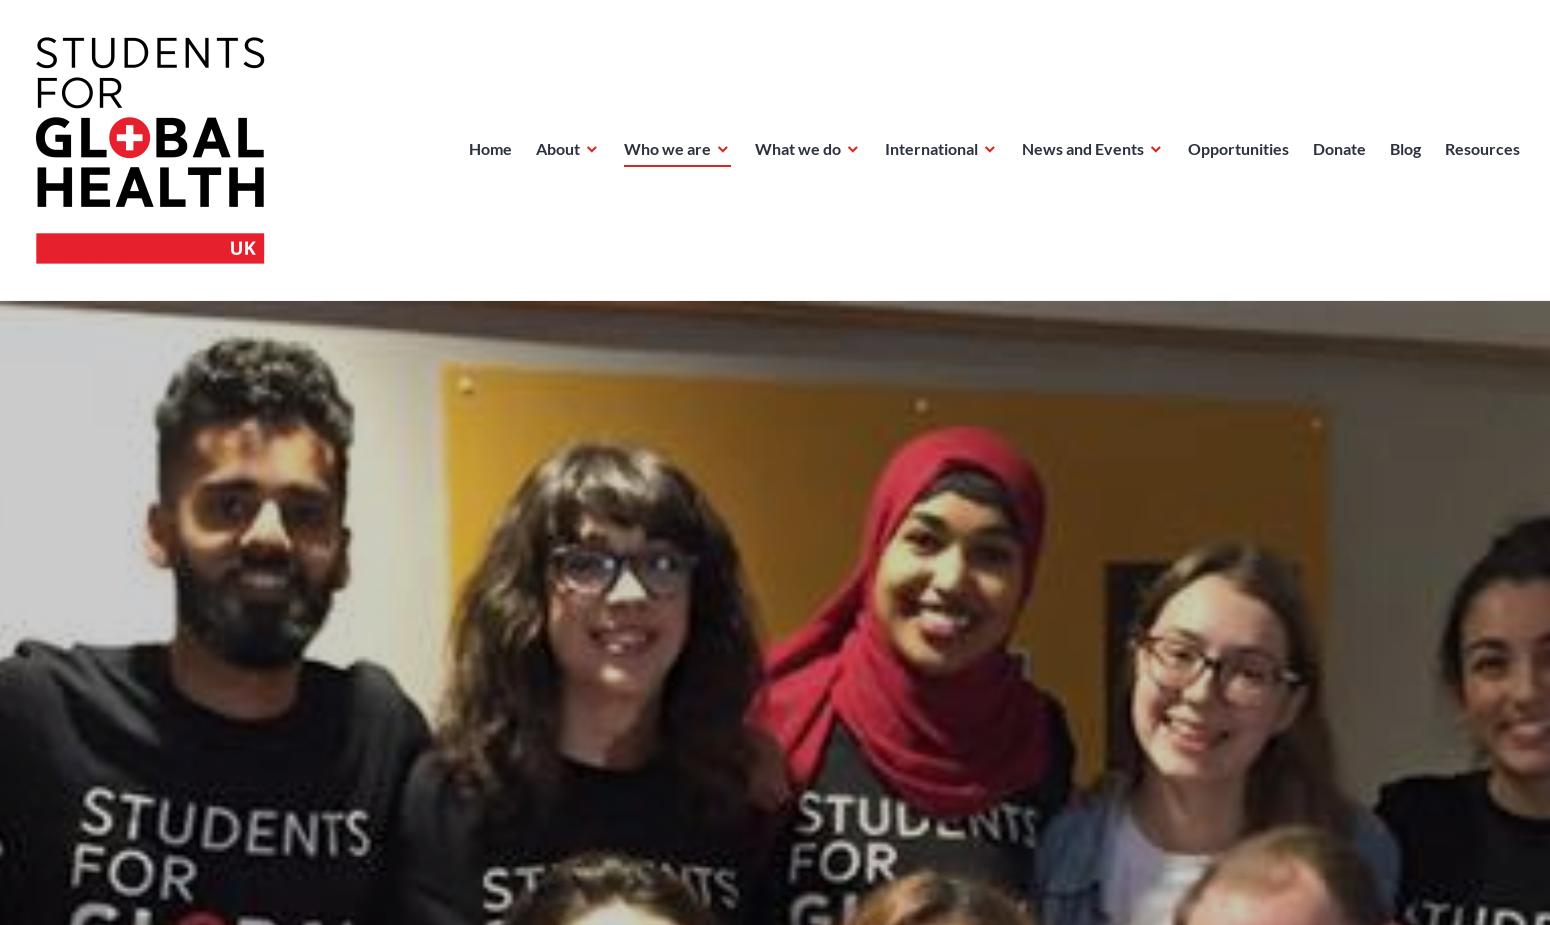  I want to click on 'Blog', so click(1404, 147).